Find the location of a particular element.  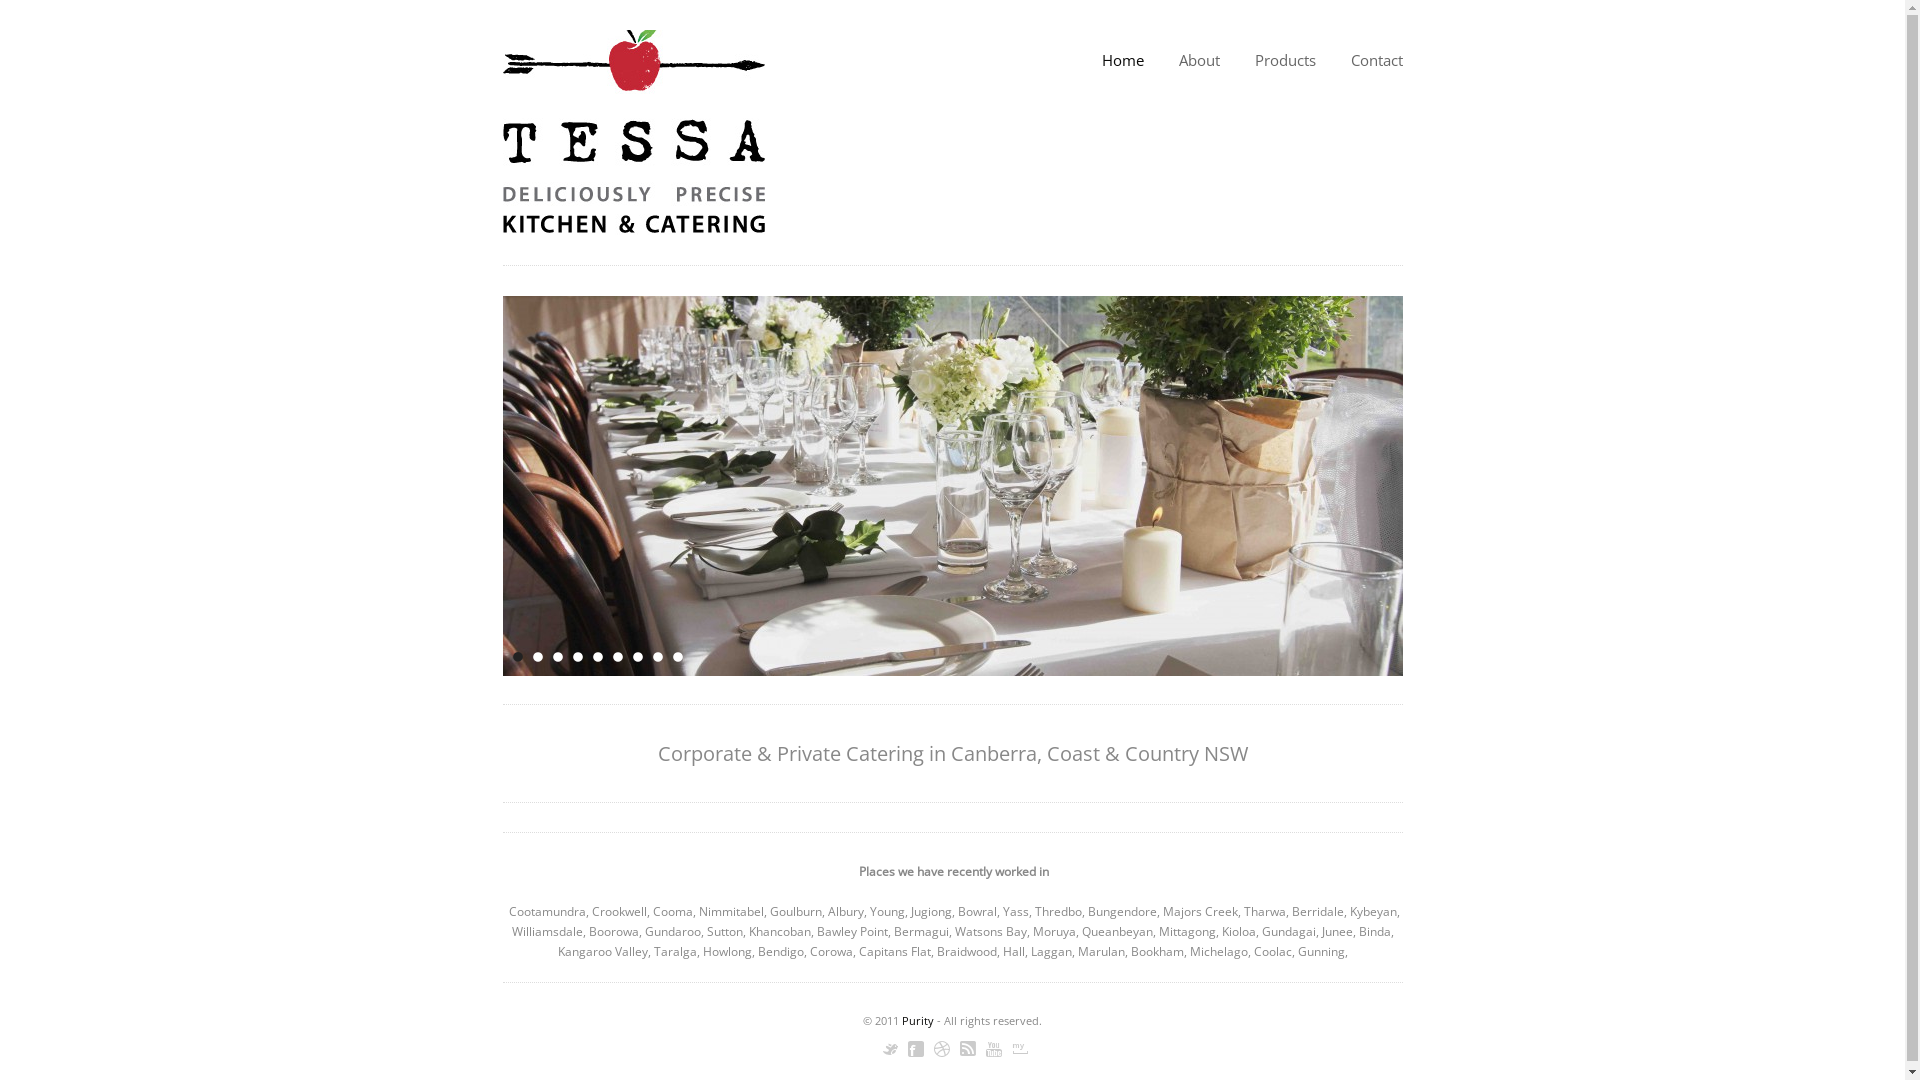

'2' is located at coordinates (532, 656).